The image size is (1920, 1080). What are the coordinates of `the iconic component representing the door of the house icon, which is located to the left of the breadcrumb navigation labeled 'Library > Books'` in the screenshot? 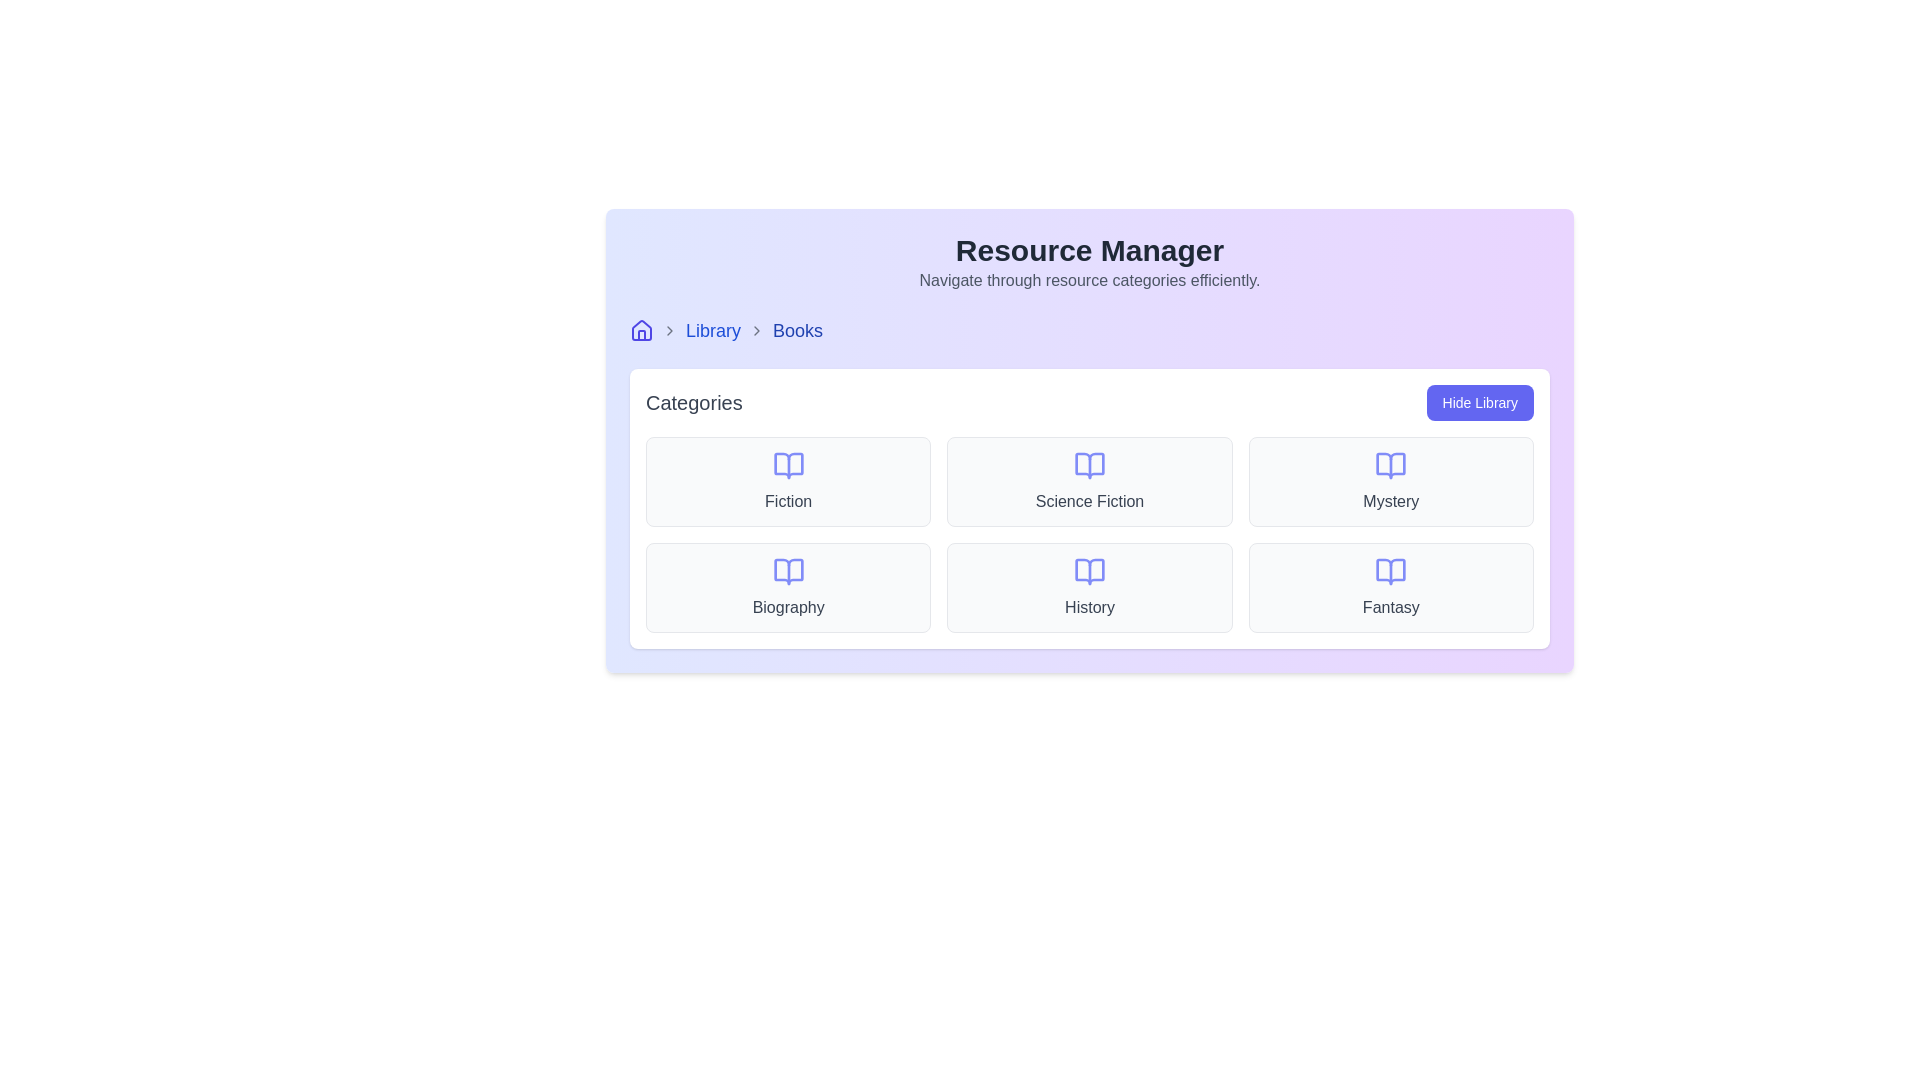 It's located at (642, 334).